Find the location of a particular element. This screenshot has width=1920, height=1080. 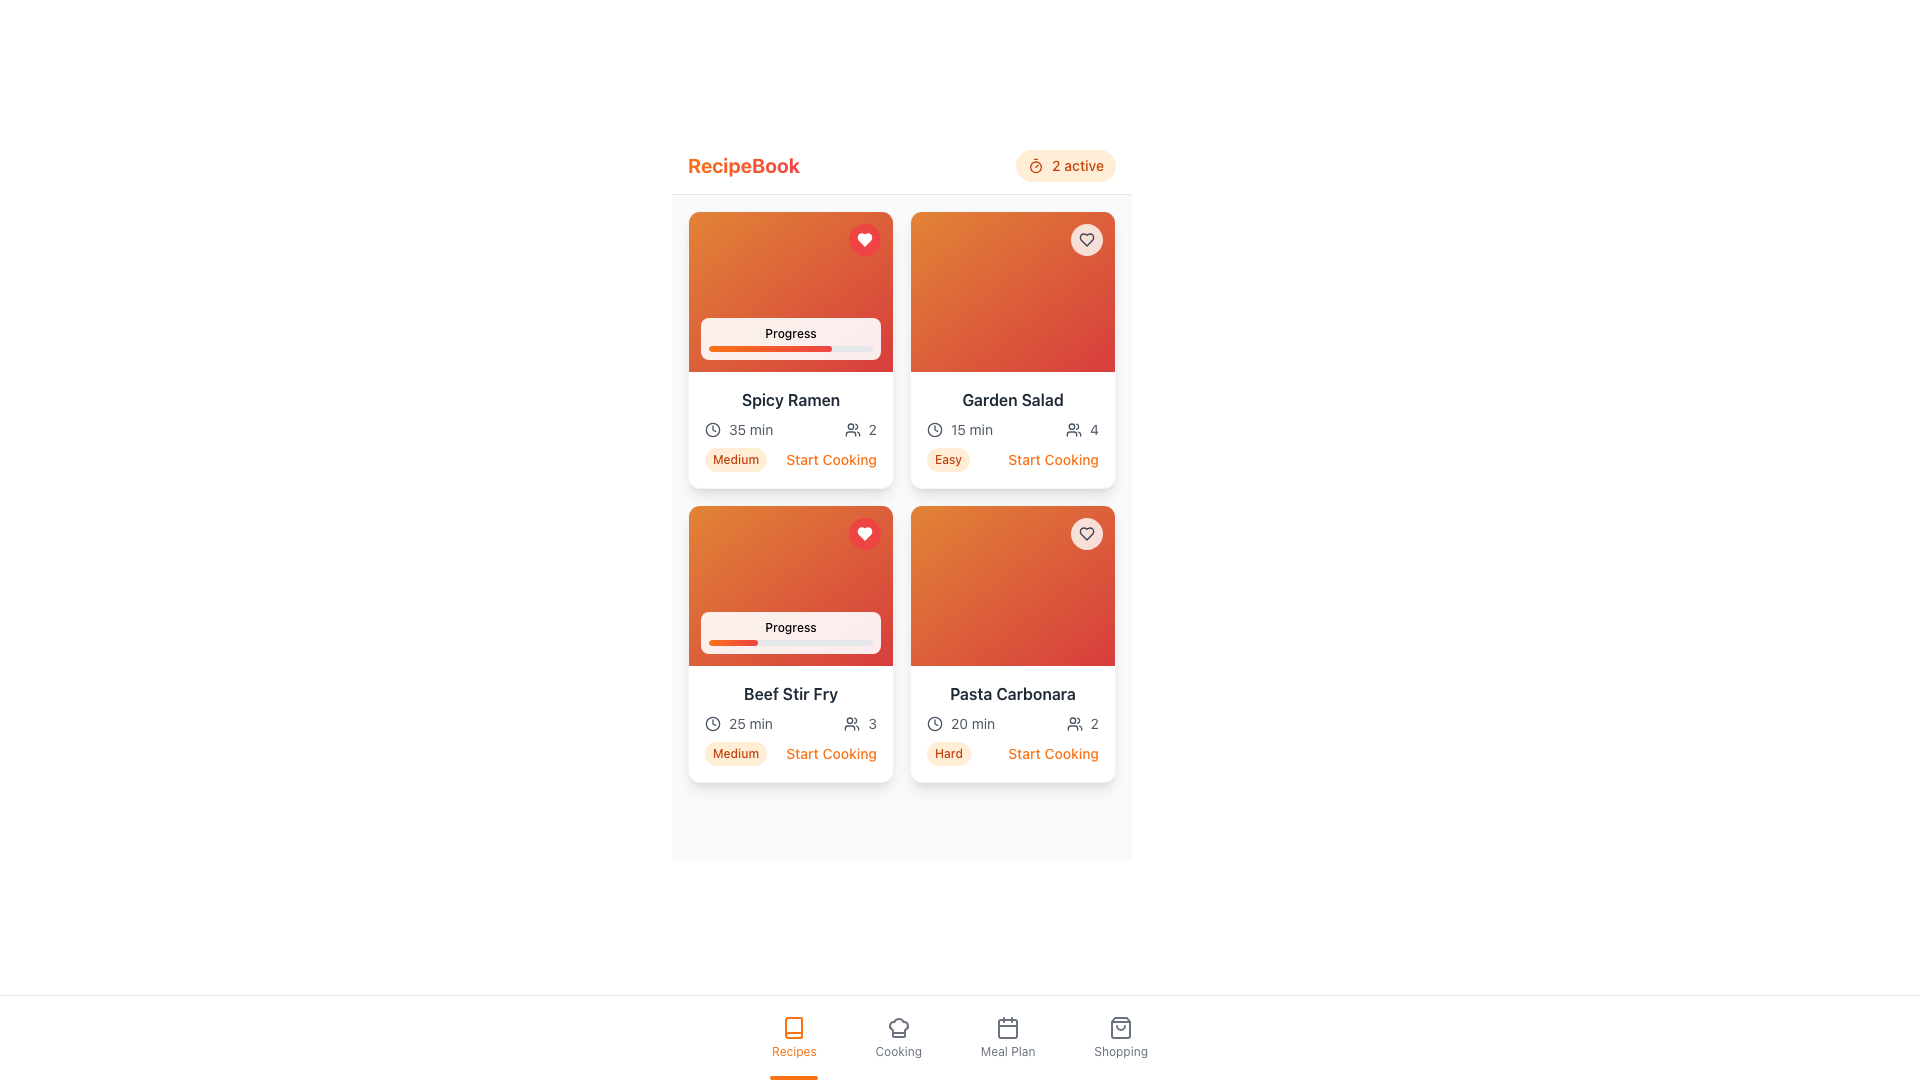

the Status Indicator, which shows the number of active items with a clock icon, located at the top-right of the 'RecipeBook' section is located at coordinates (1064, 164).